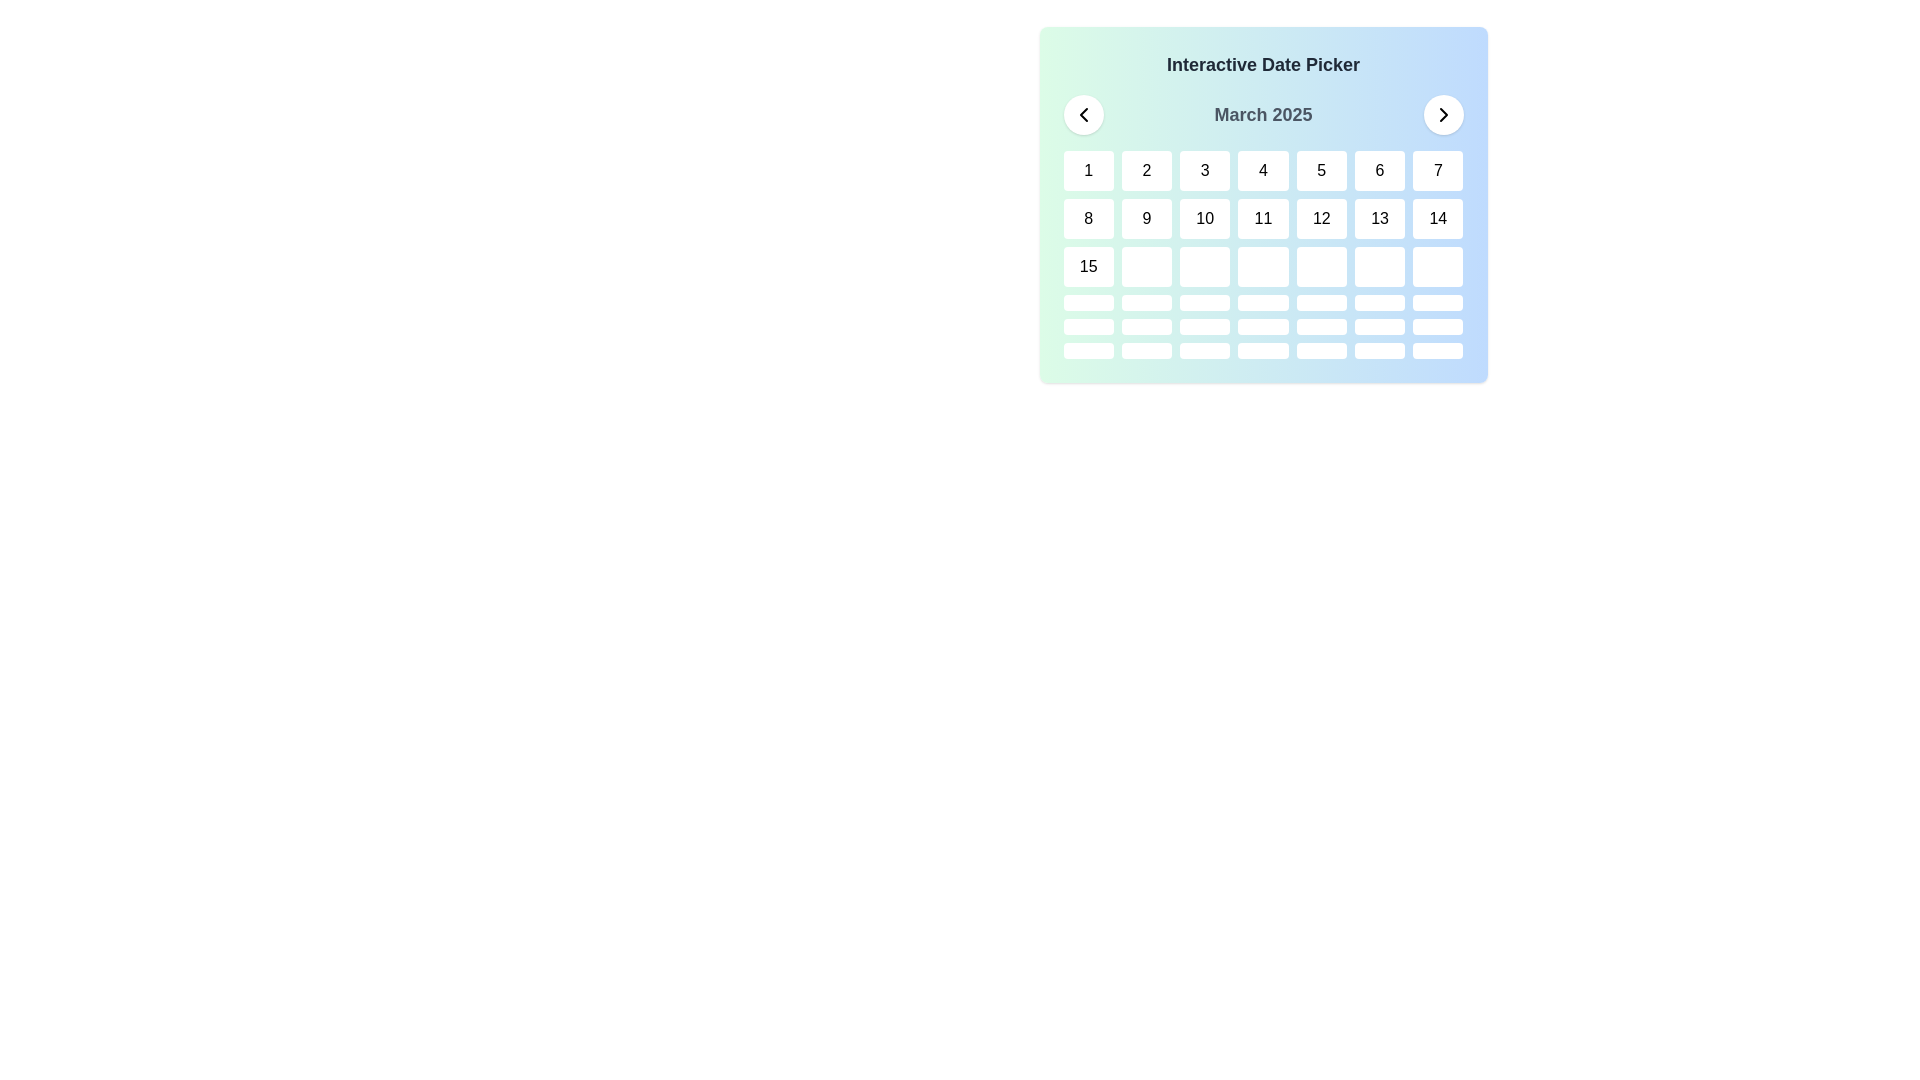 The width and height of the screenshot is (1920, 1080). What do you see at coordinates (1262, 219) in the screenshot?
I see `the clickable date selector button for the 11th day of March 2025 in the interactive date picker to interact with accessibility tools` at bounding box center [1262, 219].